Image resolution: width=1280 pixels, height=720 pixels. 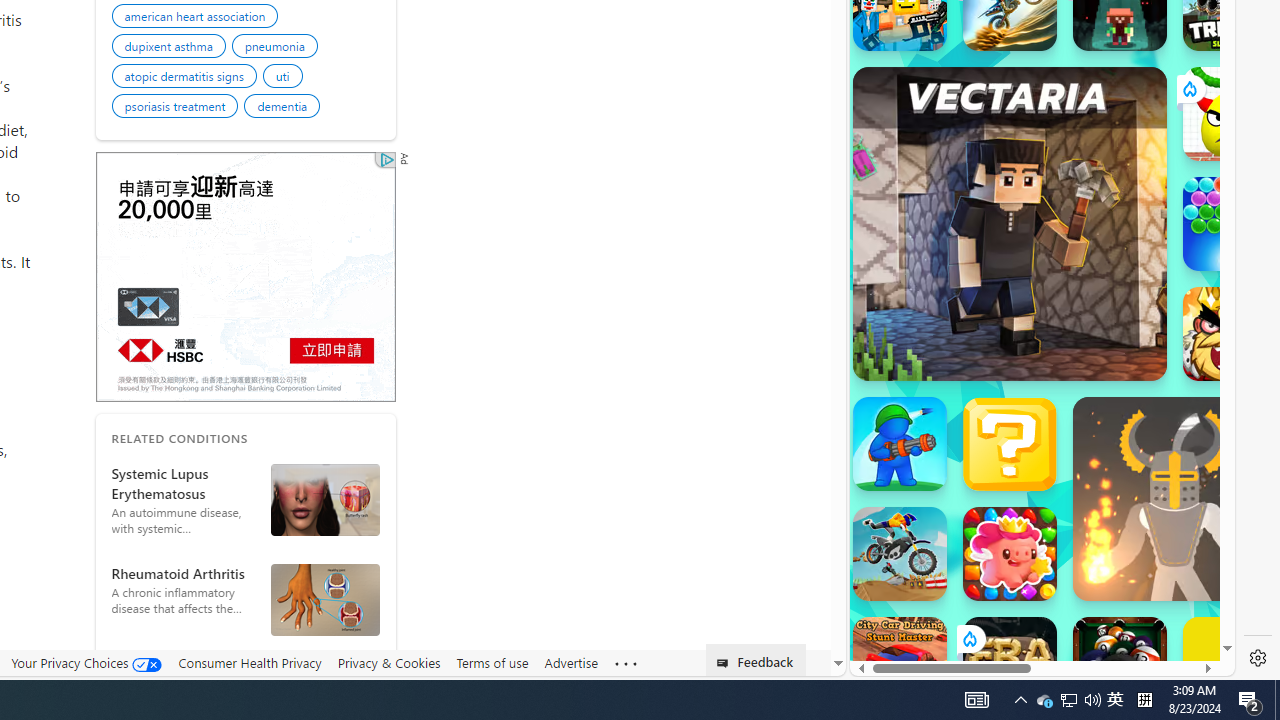 I want to click on 'Class: feedback_link_icon-DS-EntryPoint1-1', so click(x=726, y=663).